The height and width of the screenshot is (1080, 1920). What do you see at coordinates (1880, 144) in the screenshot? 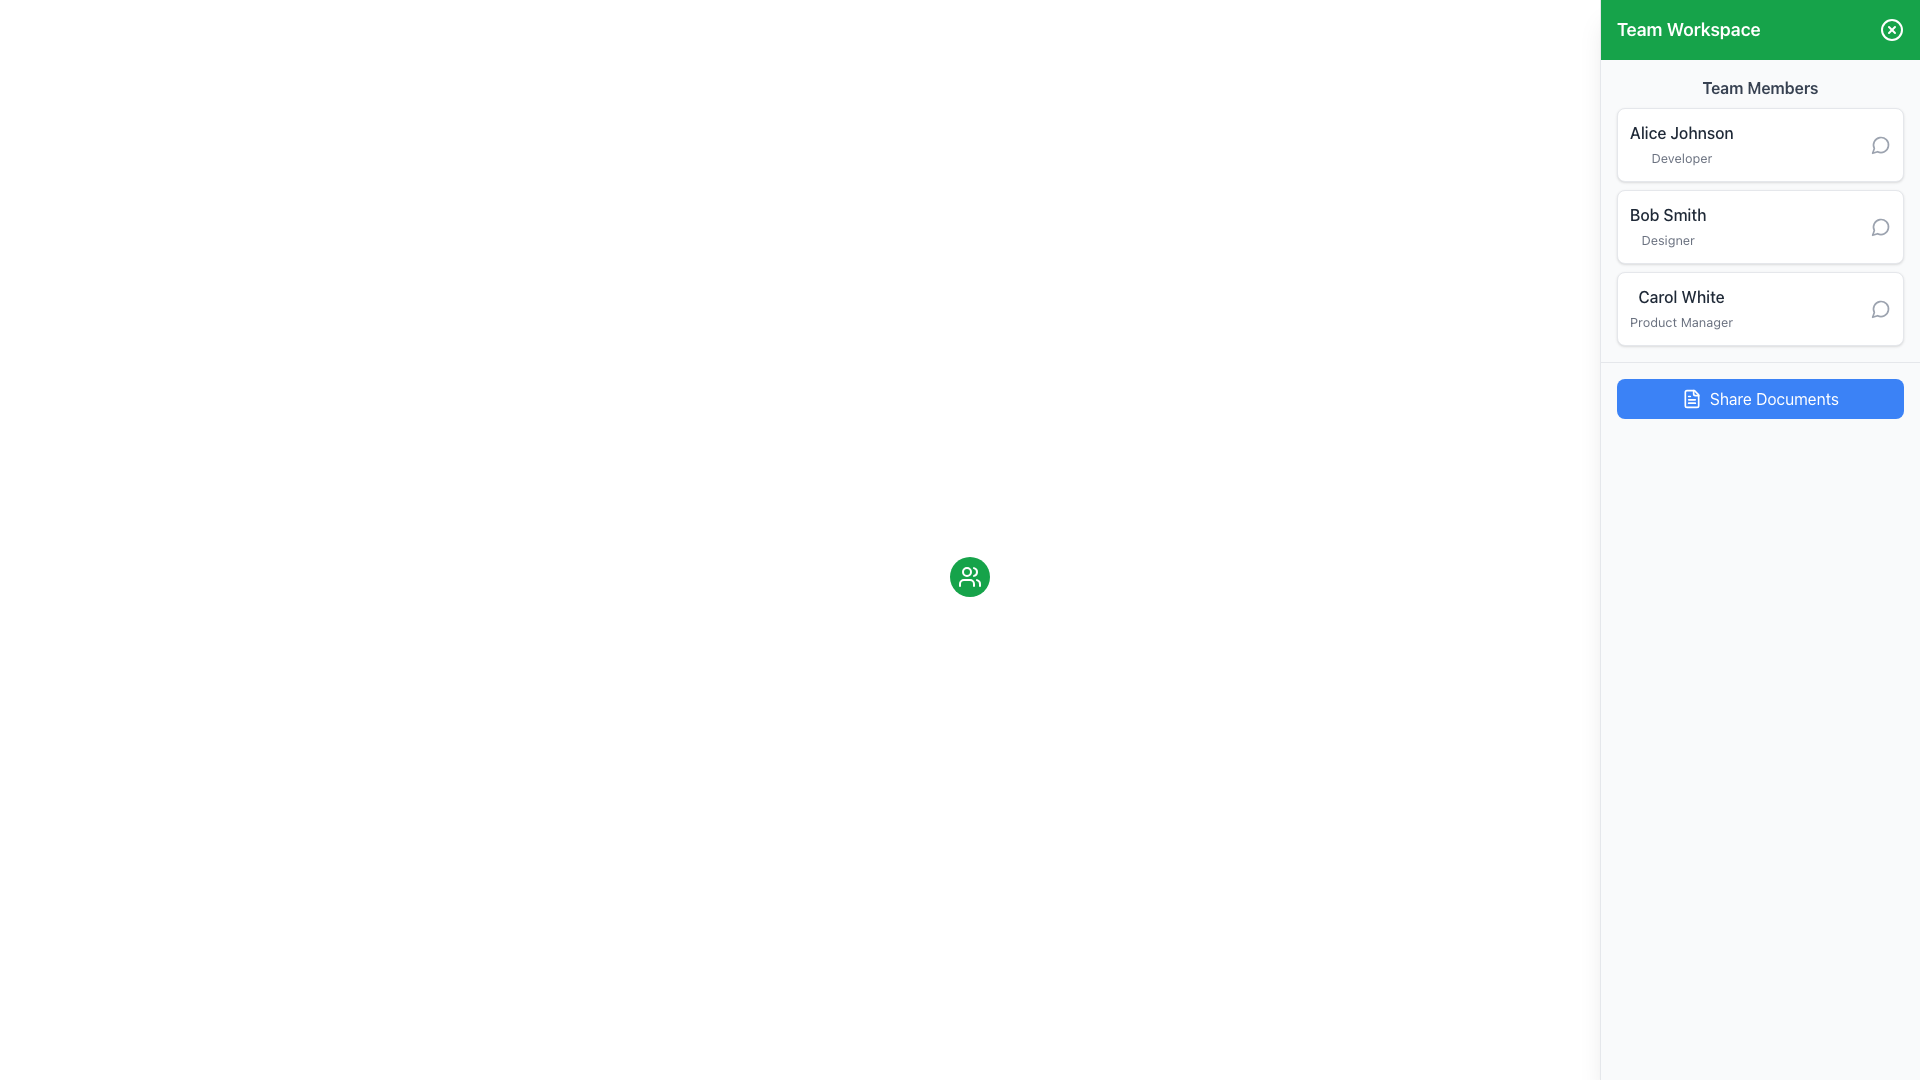
I see `the messaging icon related to Alice Johnson in the Team Members section` at bounding box center [1880, 144].